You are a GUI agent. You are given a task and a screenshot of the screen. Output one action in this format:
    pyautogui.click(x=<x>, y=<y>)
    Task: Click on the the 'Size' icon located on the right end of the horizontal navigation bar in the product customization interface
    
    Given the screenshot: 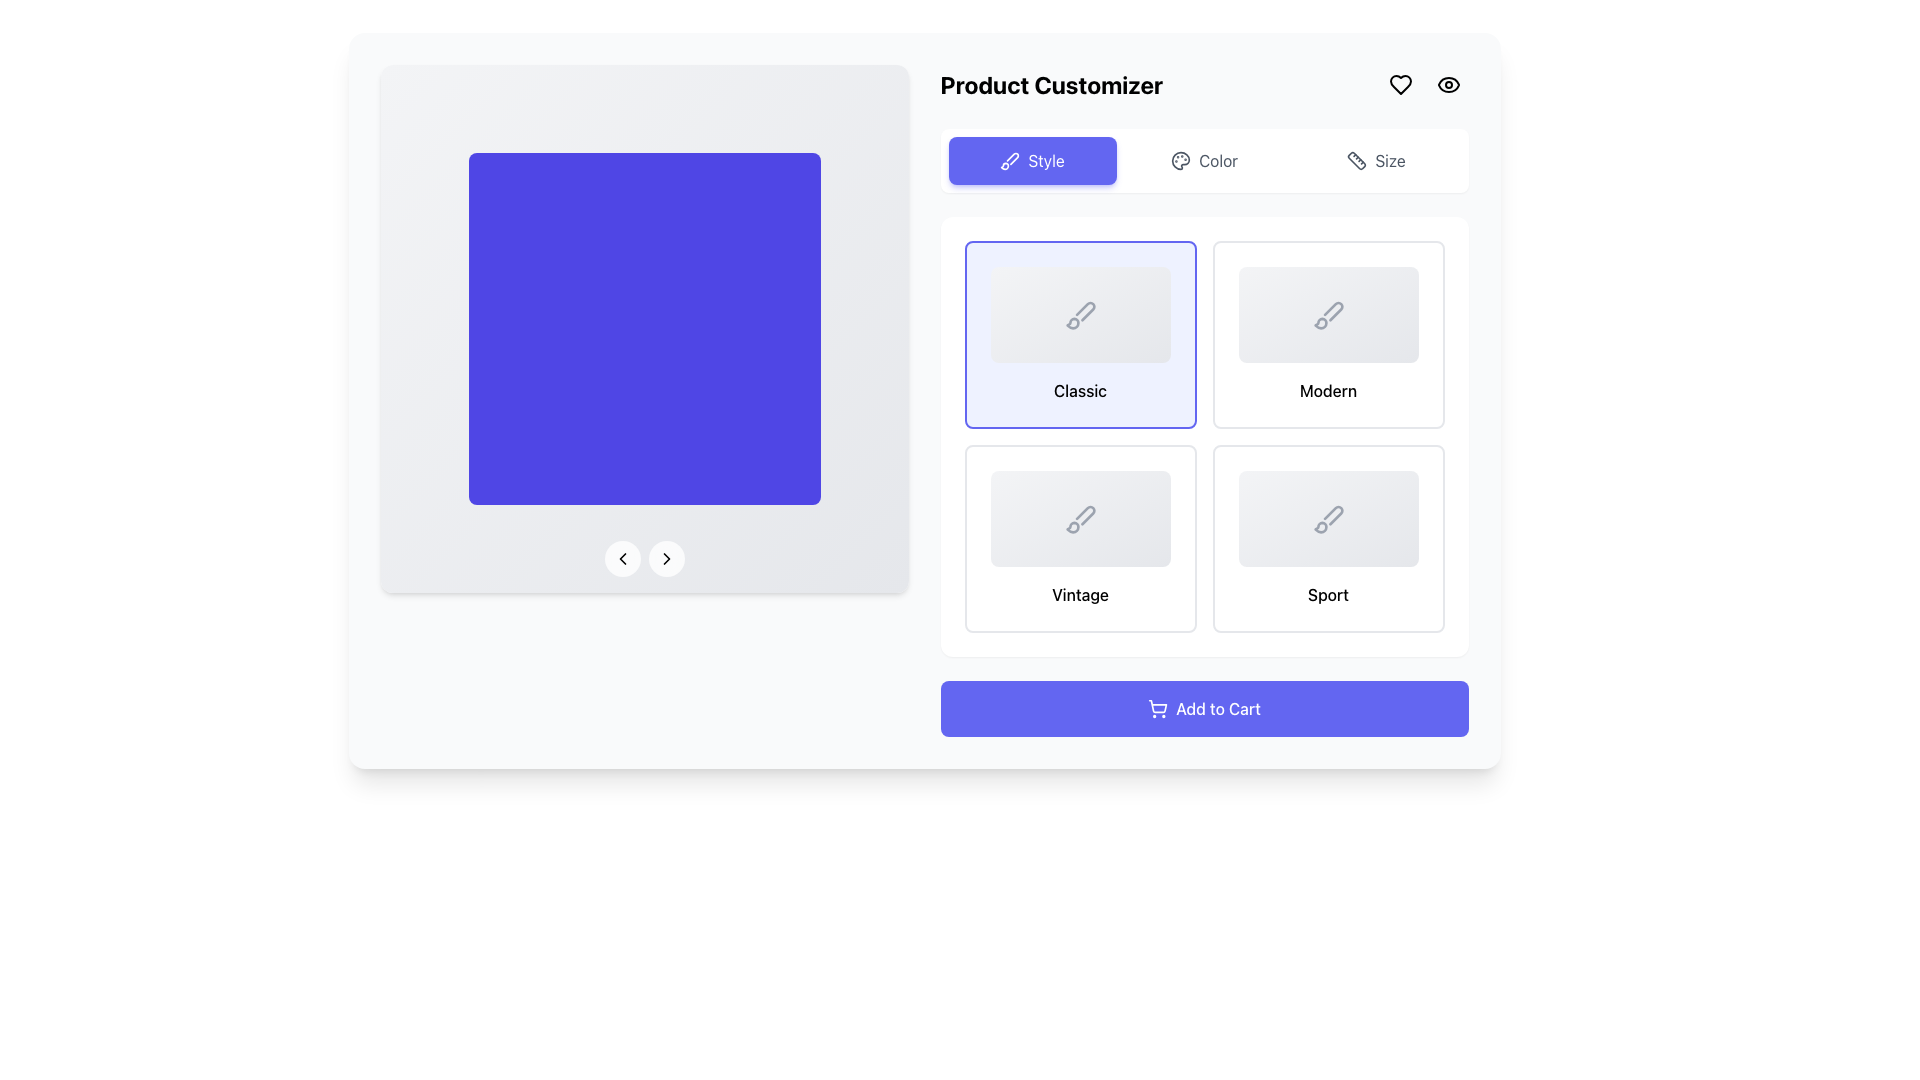 What is the action you would take?
    pyautogui.click(x=1357, y=160)
    